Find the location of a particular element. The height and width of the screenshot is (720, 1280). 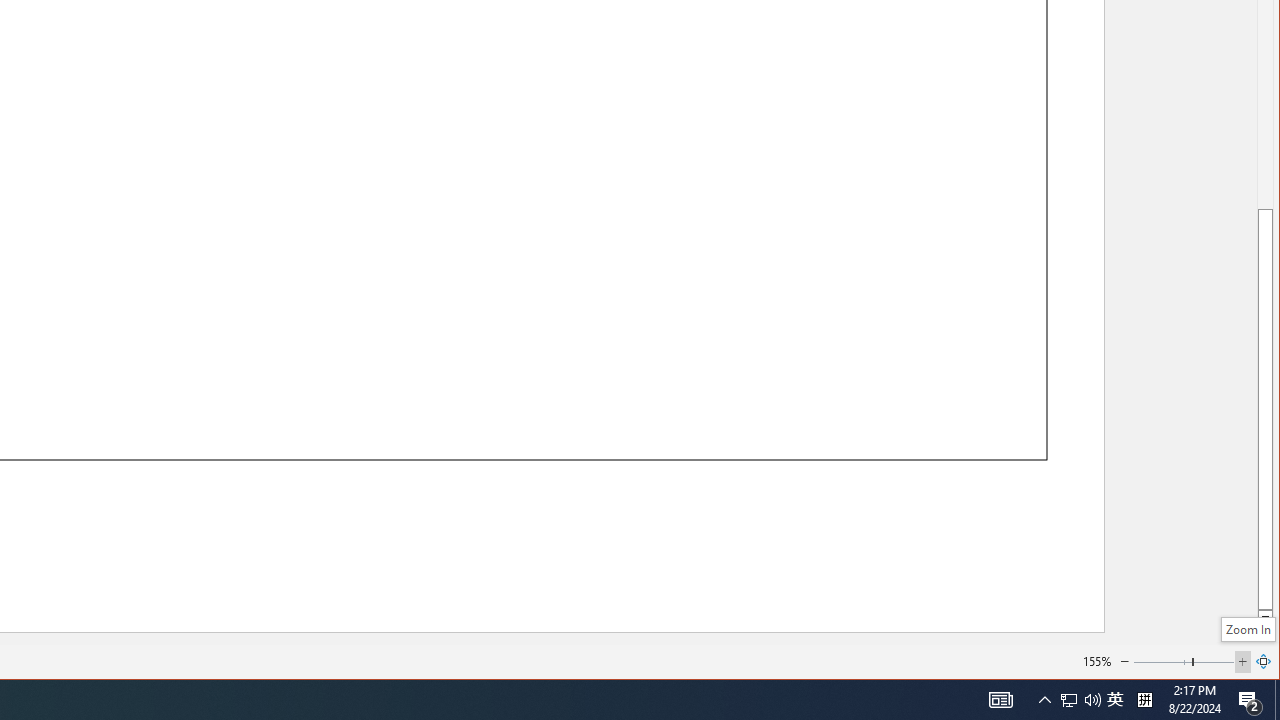

'Action Center, 2 new notifications' is located at coordinates (1250, 698).